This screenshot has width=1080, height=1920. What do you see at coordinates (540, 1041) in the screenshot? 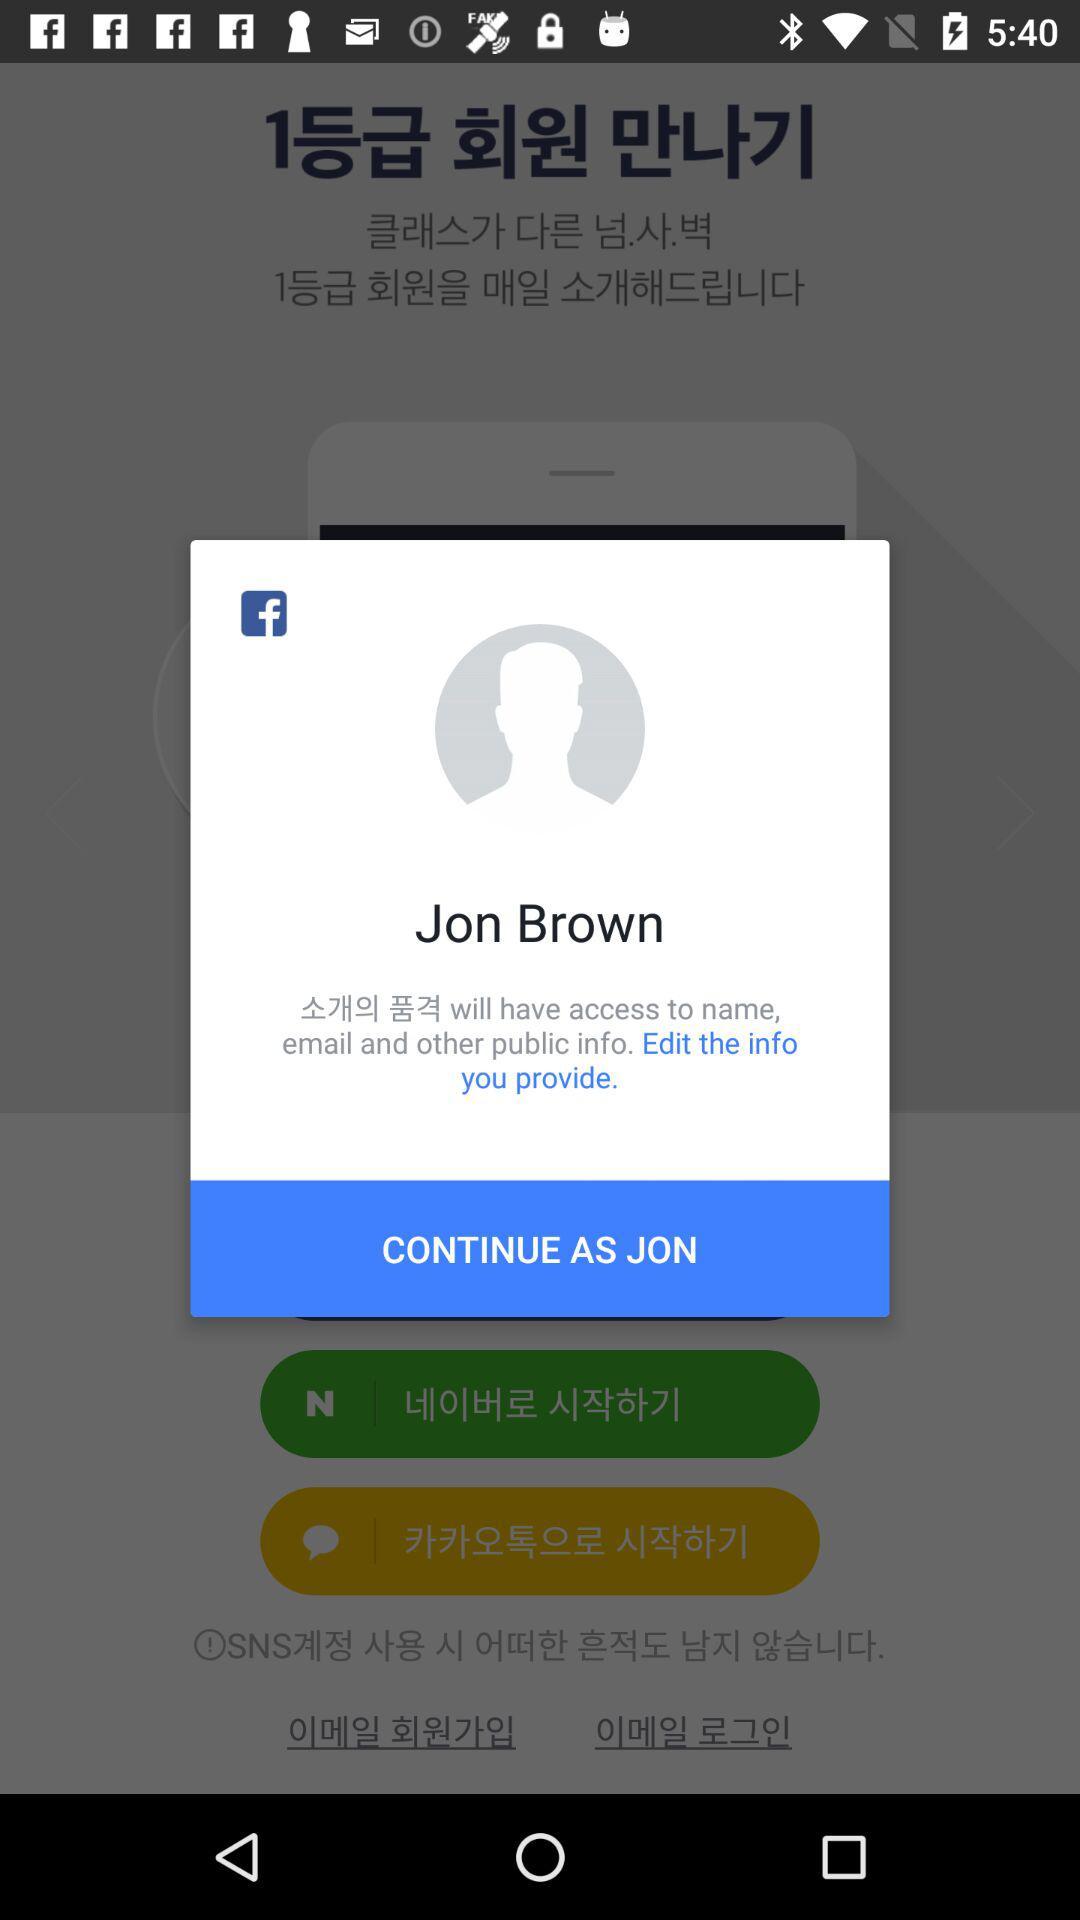
I see `icon below jon brown` at bounding box center [540, 1041].